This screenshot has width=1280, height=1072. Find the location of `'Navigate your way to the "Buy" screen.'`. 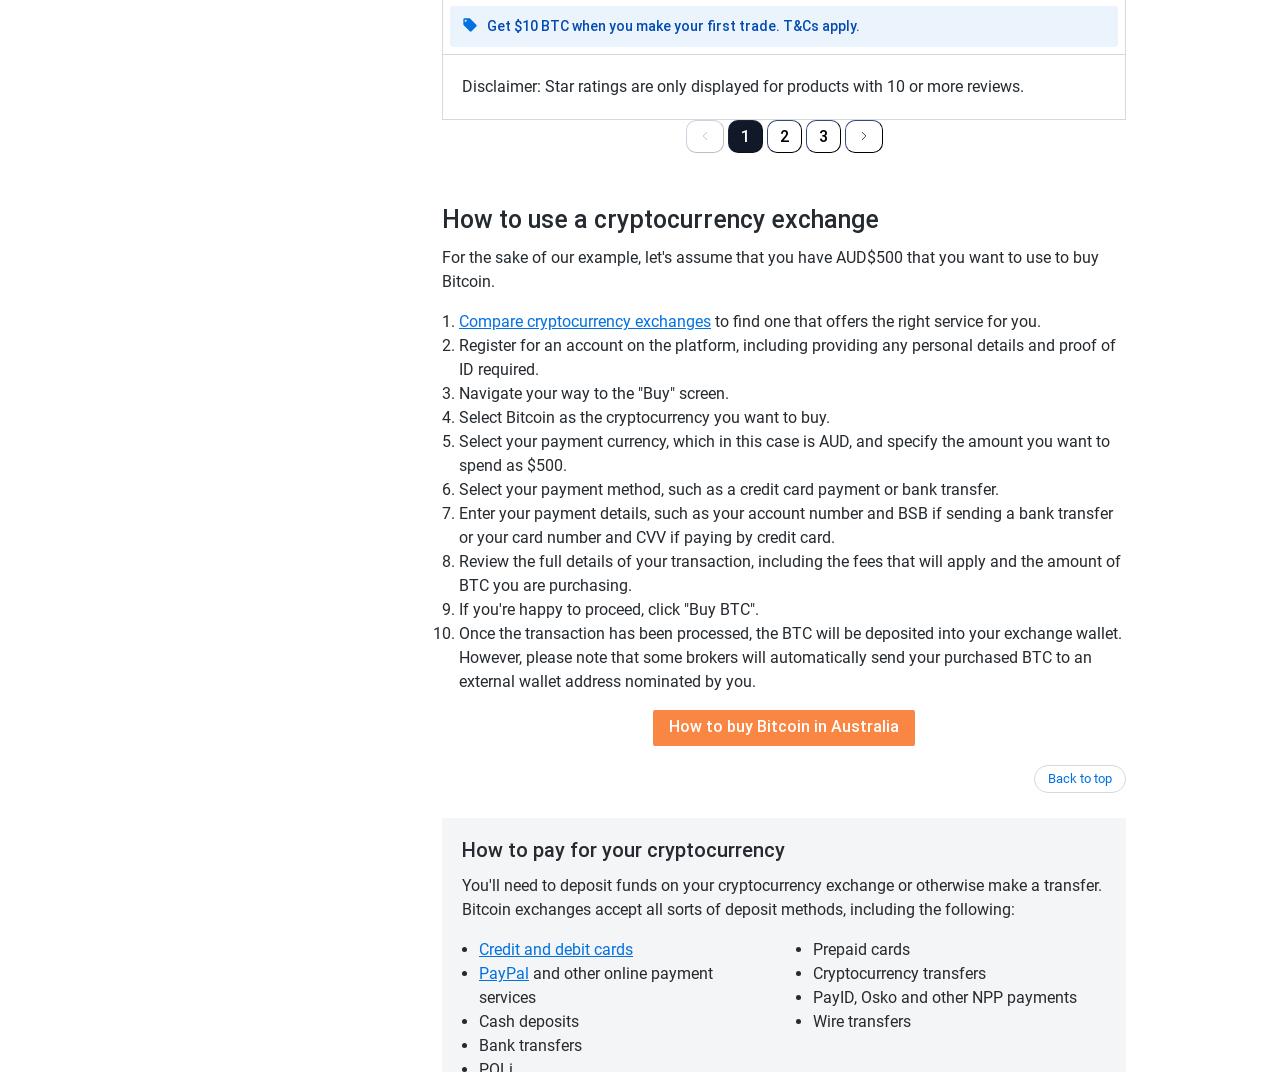

'Navigate your way to the "Buy" screen.' is located at coordinates (593, 393).